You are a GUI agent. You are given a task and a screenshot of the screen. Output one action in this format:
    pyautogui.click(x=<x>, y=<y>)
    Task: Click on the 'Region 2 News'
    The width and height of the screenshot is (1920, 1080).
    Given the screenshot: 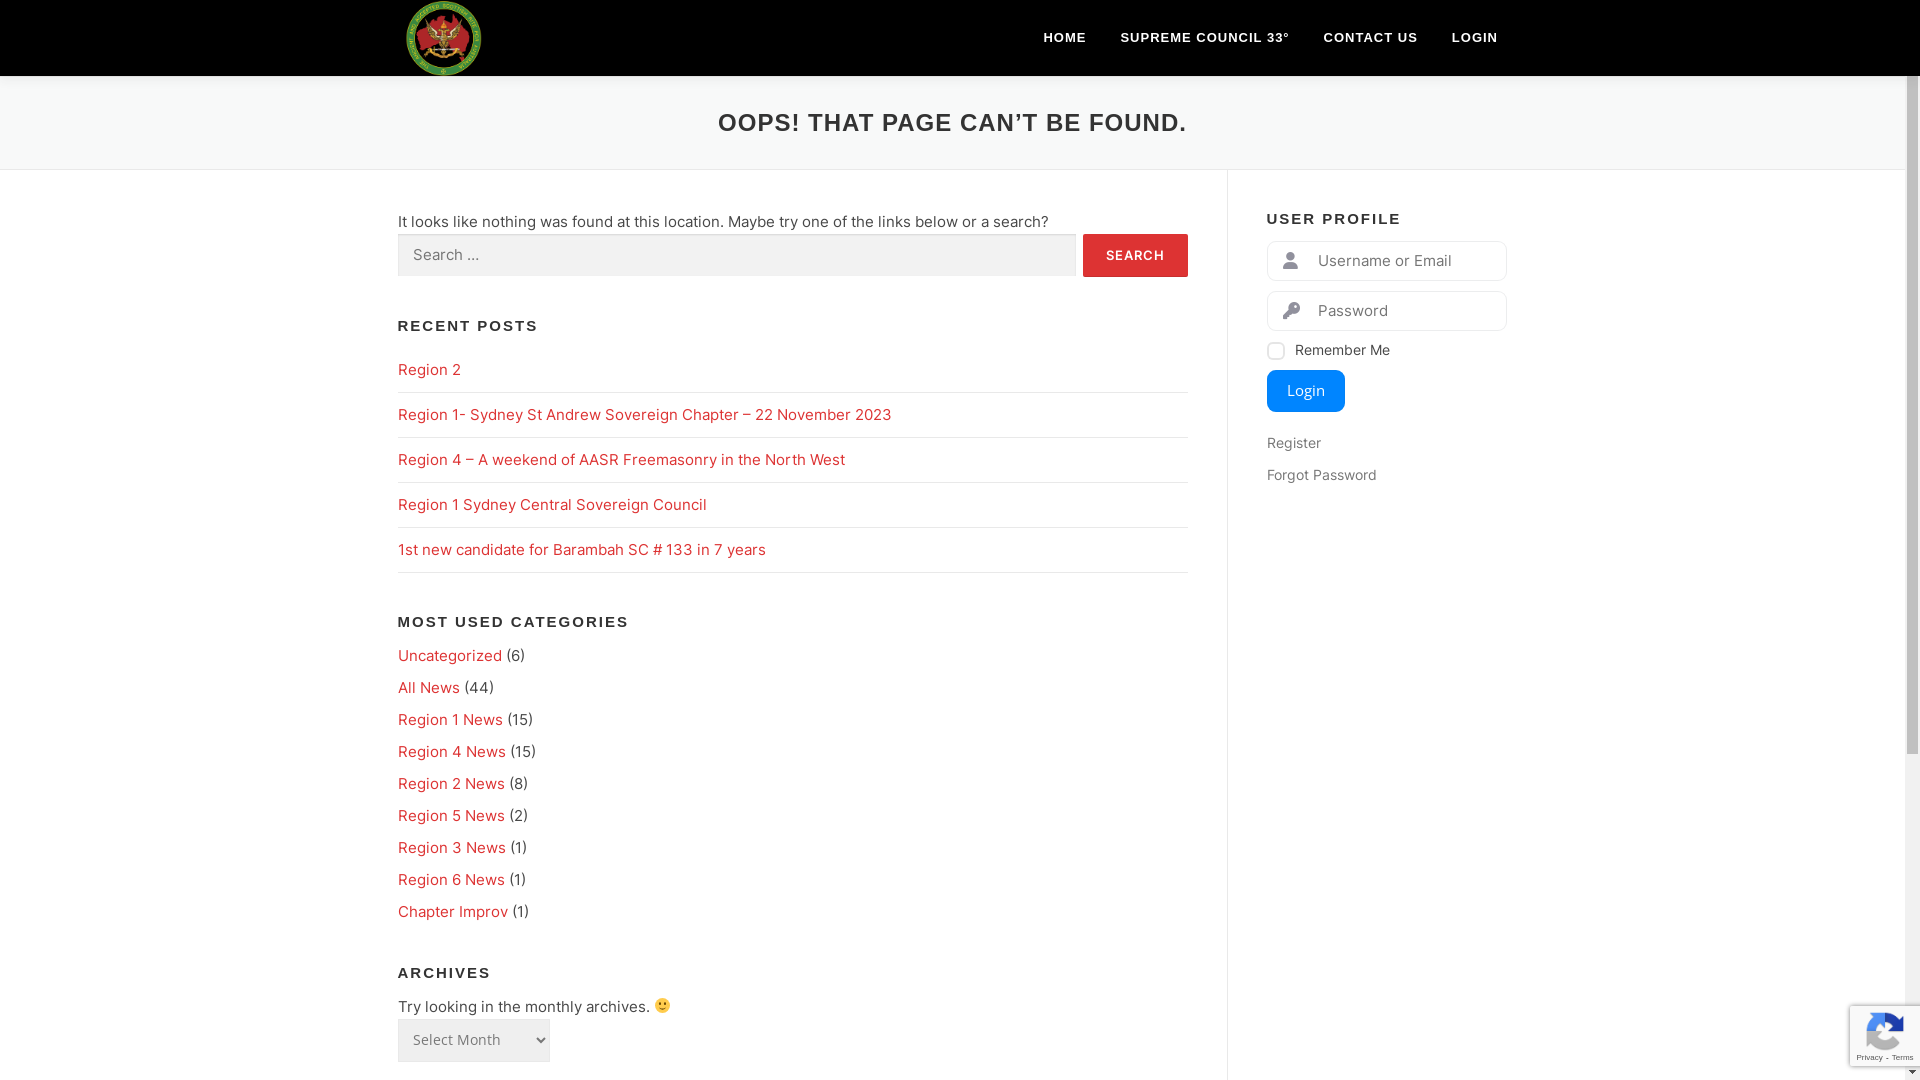 What is the action you would take?
    pyautogui.click(x=450, y=782)
    